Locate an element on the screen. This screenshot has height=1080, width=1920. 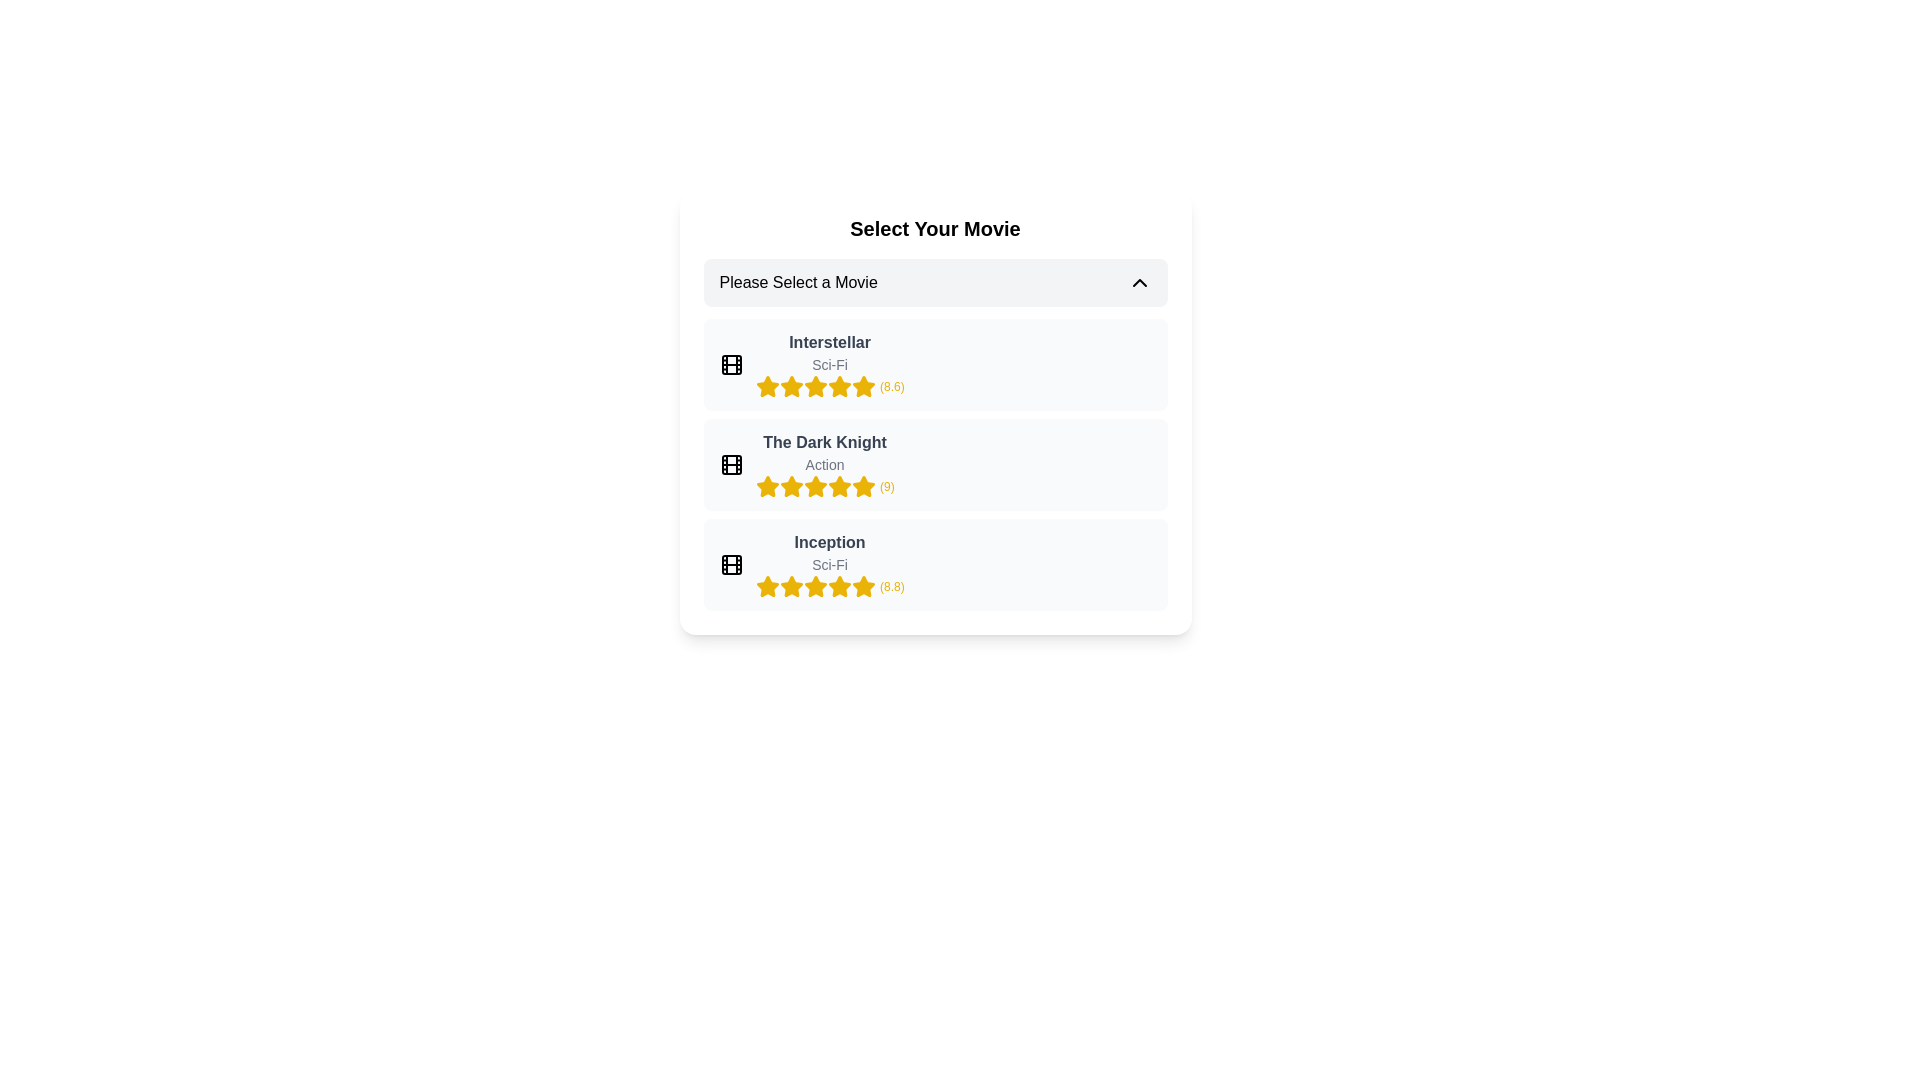
the yellow star-shaped icon representing a selected rating for the film 'Interstellar' is located at coordinates (790, 386).